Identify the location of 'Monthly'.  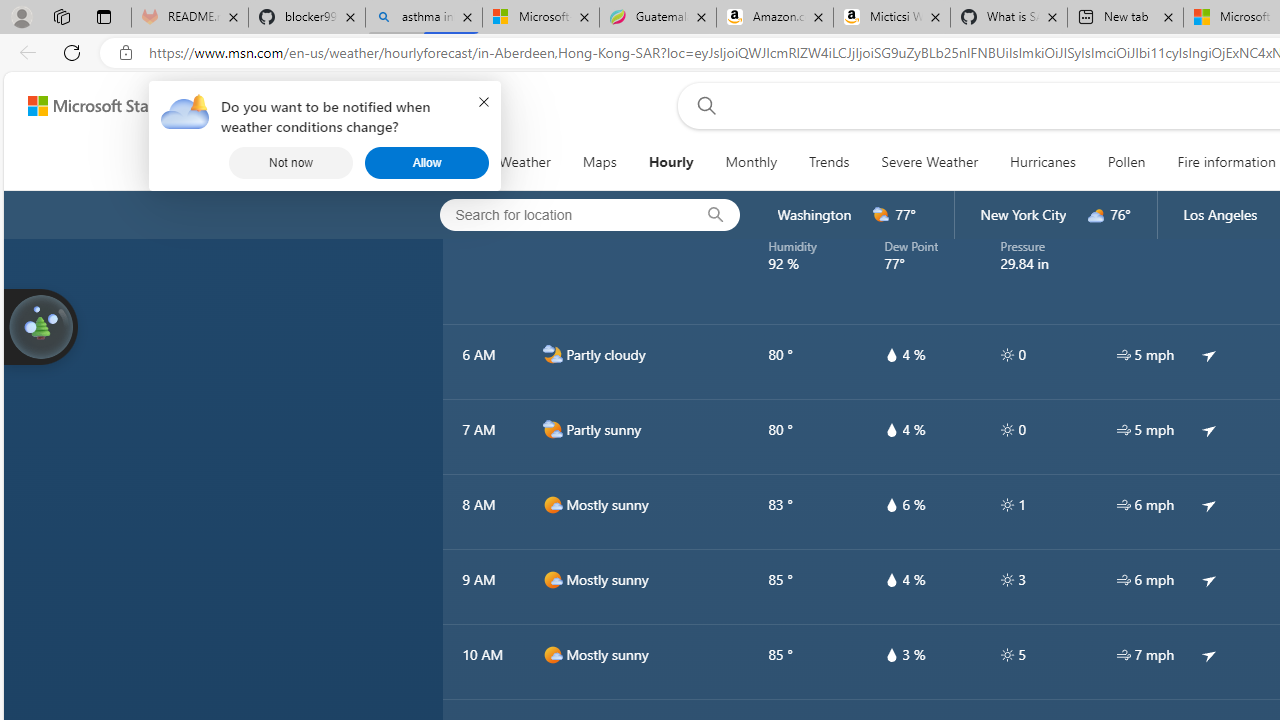
(750, 162).